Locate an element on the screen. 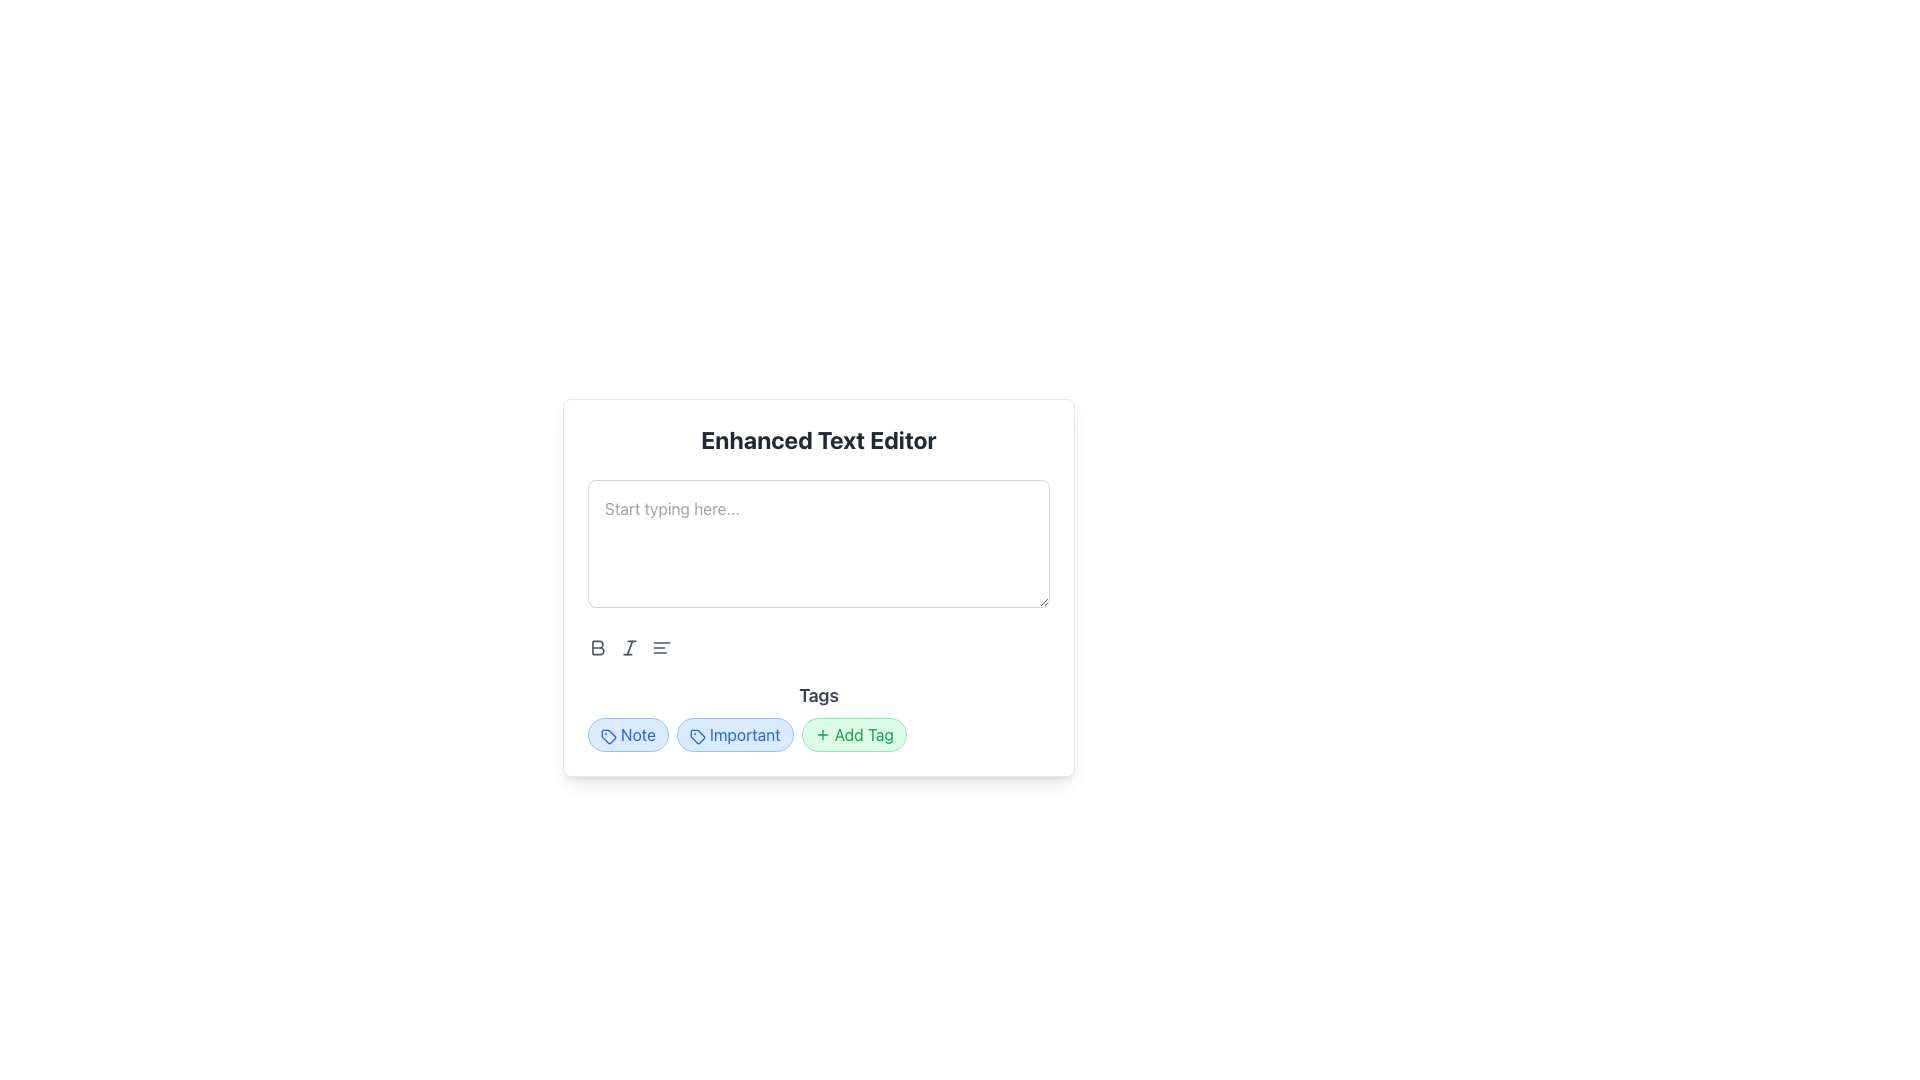 The width and height of the screenshot is (1920, 1080). the italic formatting icon button located beneath the text entry area of the editor, positioned as the second icon from the left, between the bold icon and the alignment icon is located at coordinates (628, 648).